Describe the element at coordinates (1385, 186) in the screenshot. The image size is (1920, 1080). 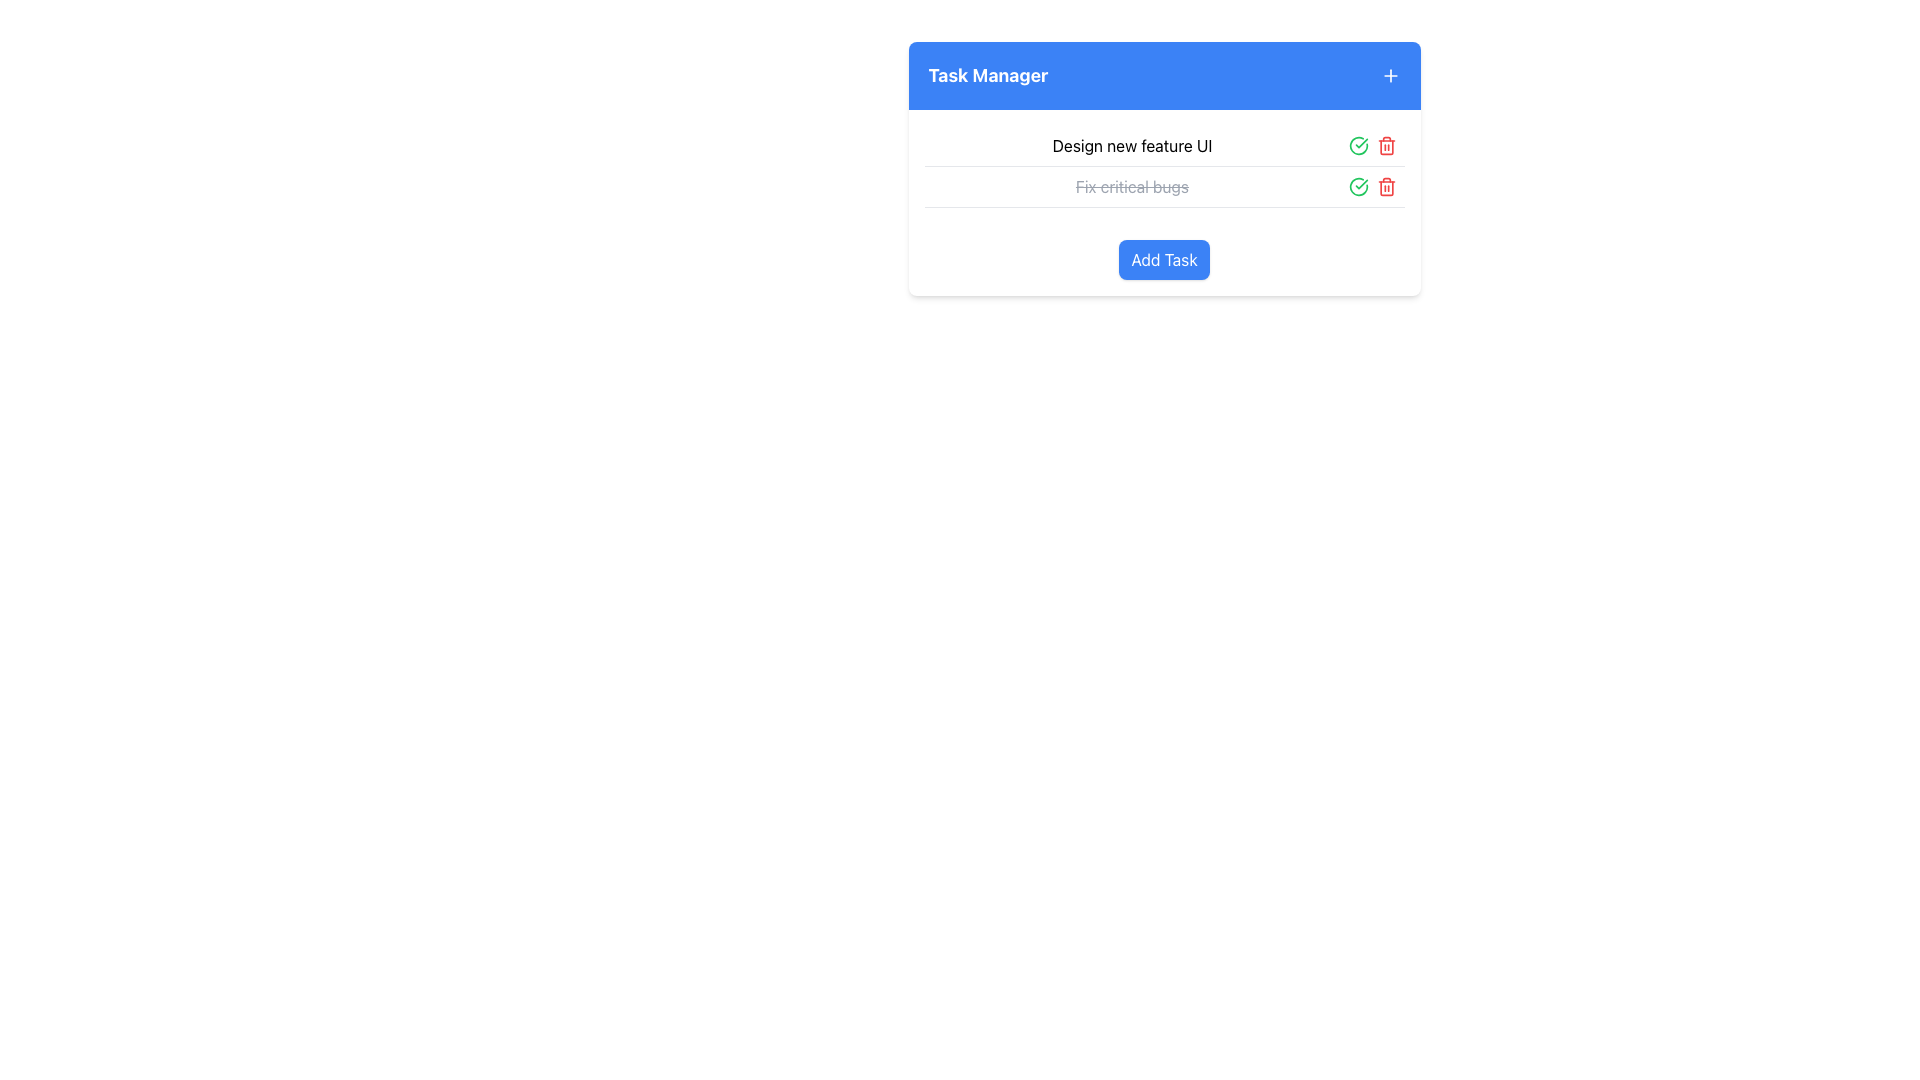
I see `the red trash bin icon button located to the right of the second entry in the task list` at that location.